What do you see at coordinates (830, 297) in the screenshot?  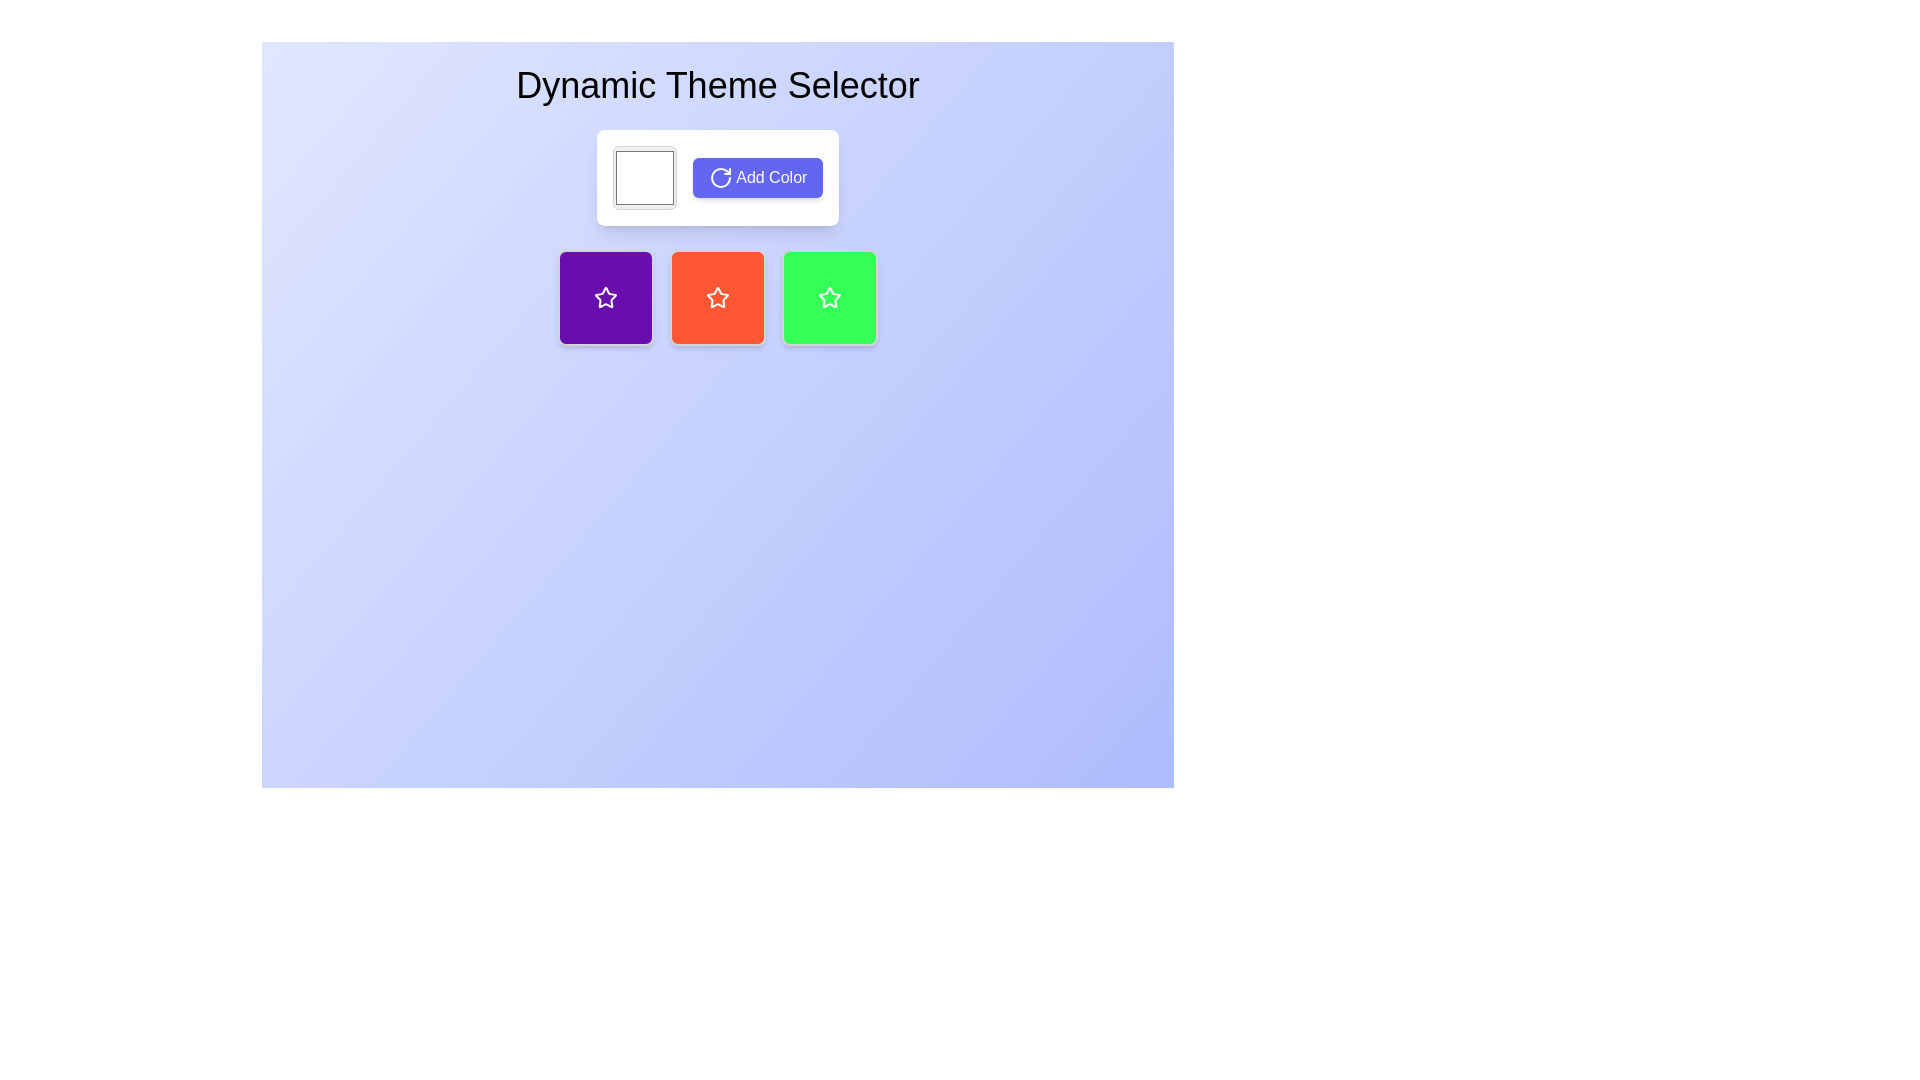 I see `the green square icon representing a theme choice located on the far right of the row beneath the 'Dynamic Theme Selector' text` at bounding box center [830, 297].